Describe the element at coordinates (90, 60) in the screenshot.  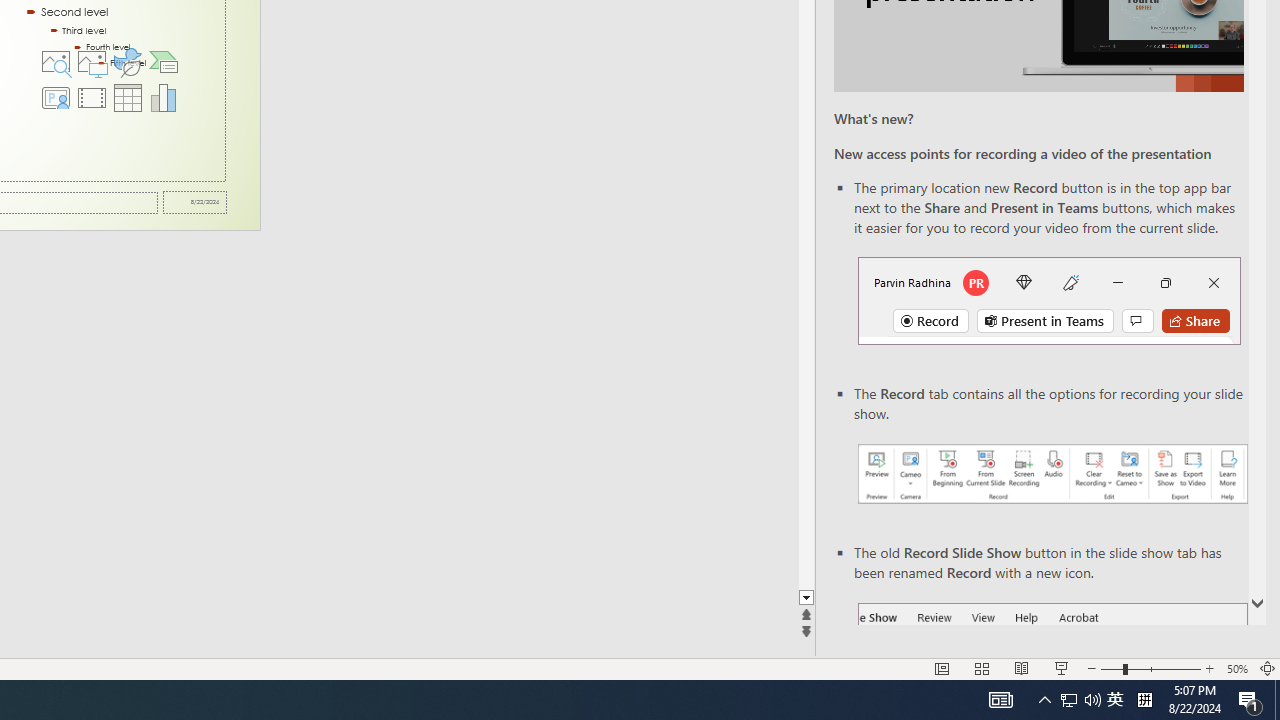
I see `'Pictures'` at that location.